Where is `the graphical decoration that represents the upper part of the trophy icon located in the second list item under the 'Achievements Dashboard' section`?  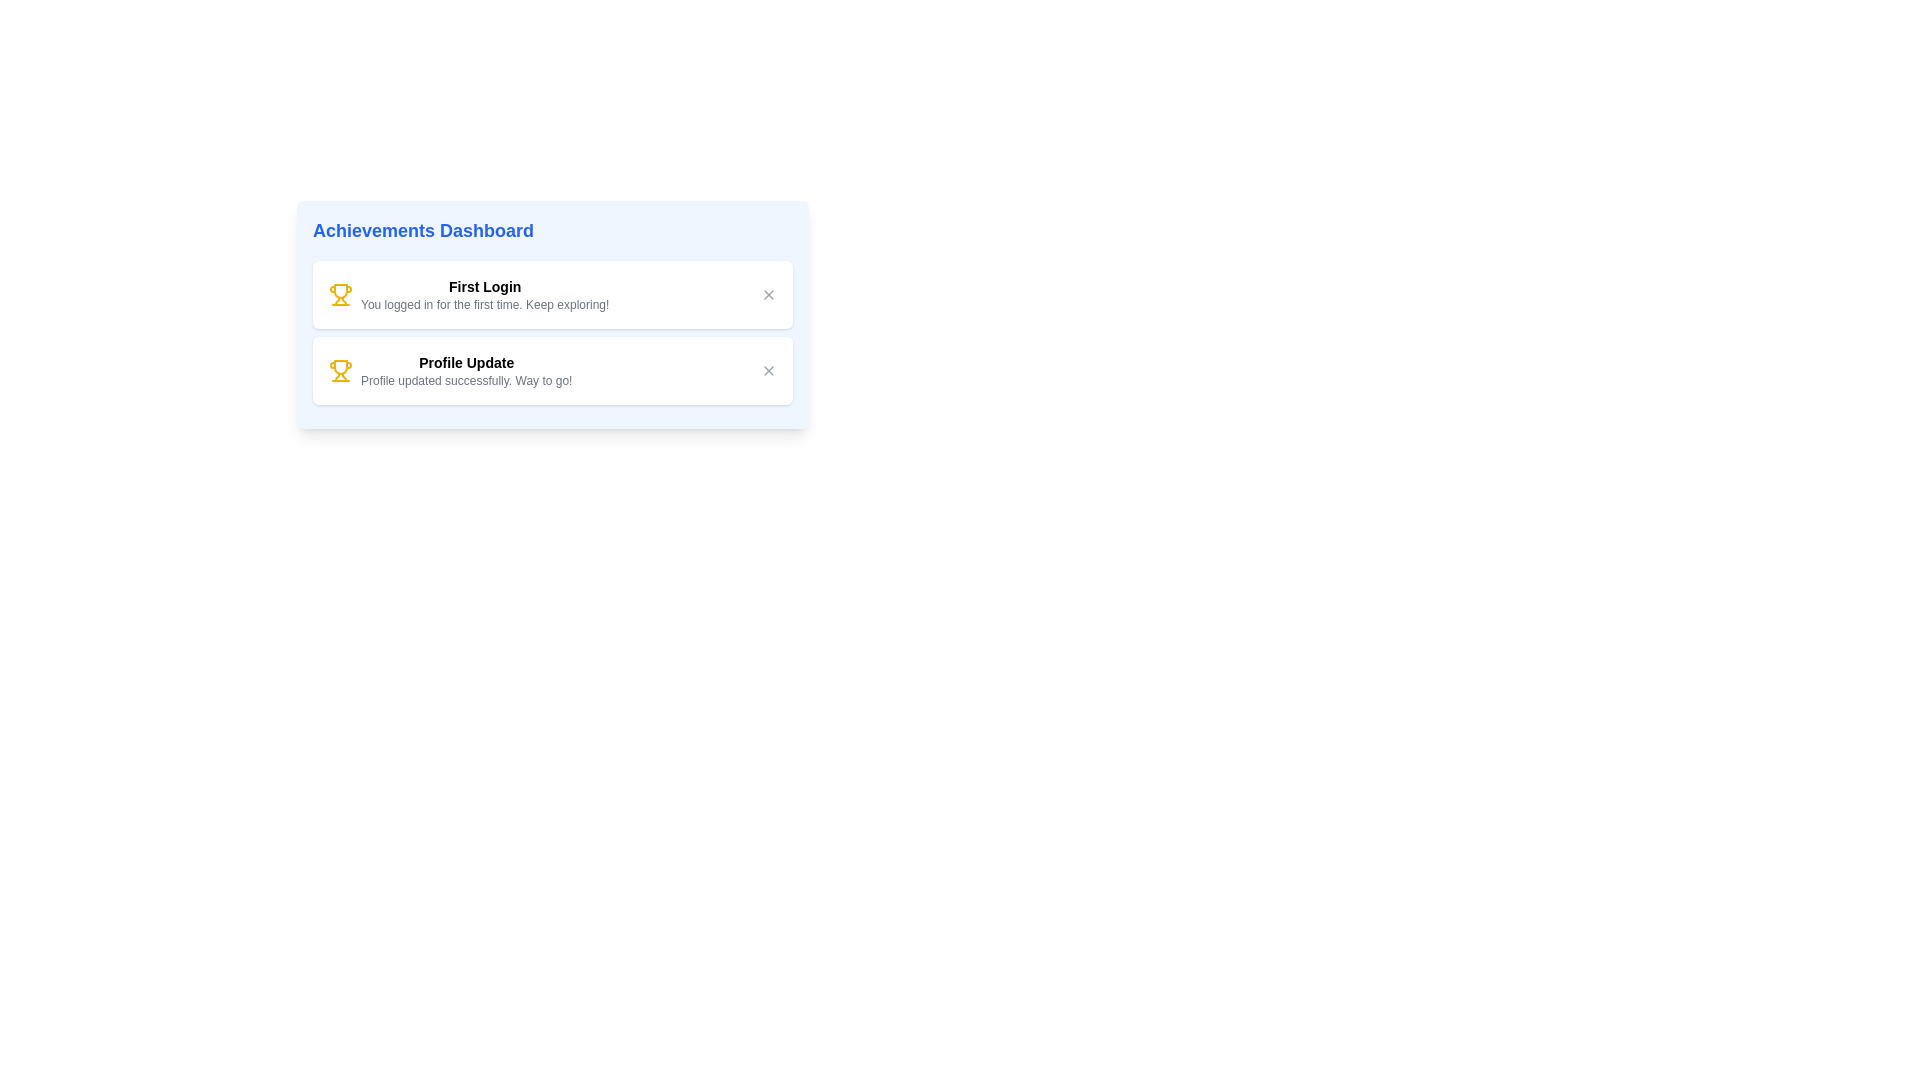
the graphical decoration that represents the upper part of the trophy icon located in the second list item under the 'Achievements Dashboard' section is located at coordinates (340, 291).